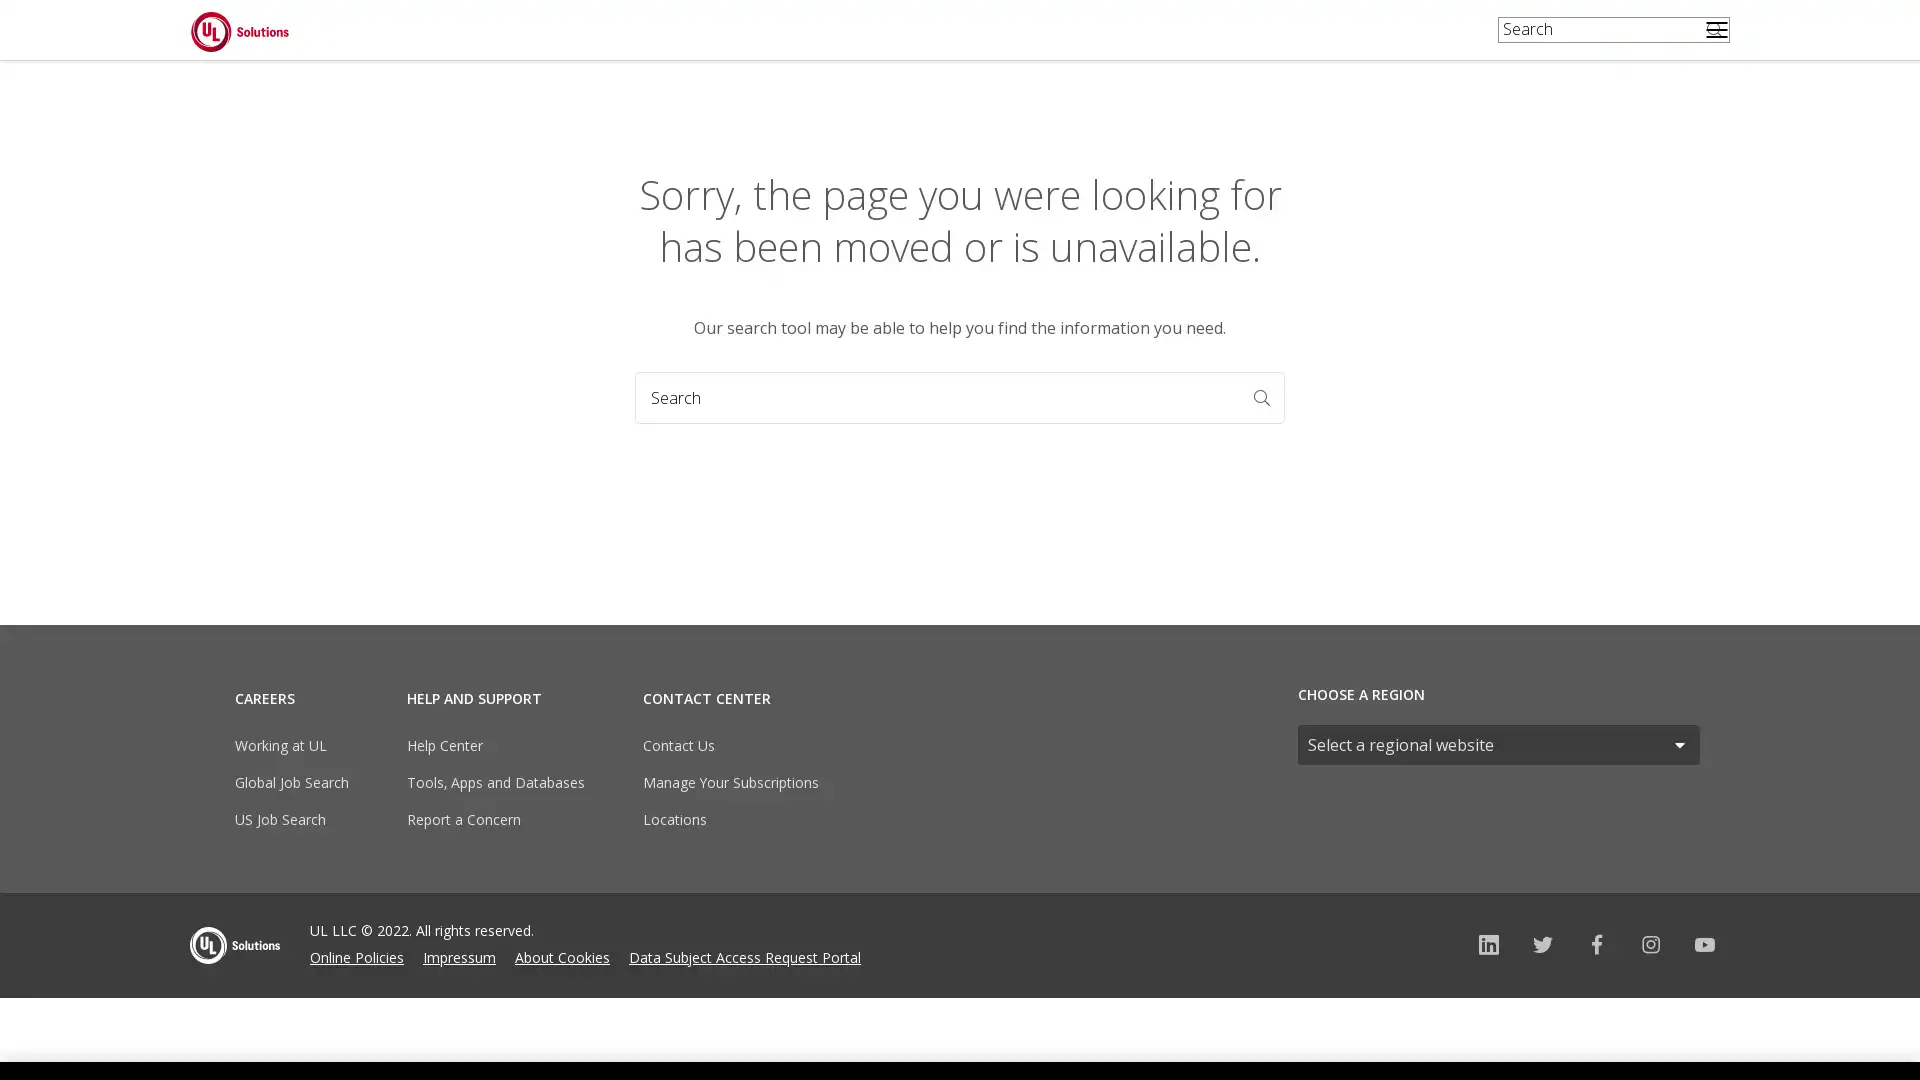  What do you see at coordinates (1718, 44) in the screenshot?
I see `Search` at bounding box center [1718, 44].